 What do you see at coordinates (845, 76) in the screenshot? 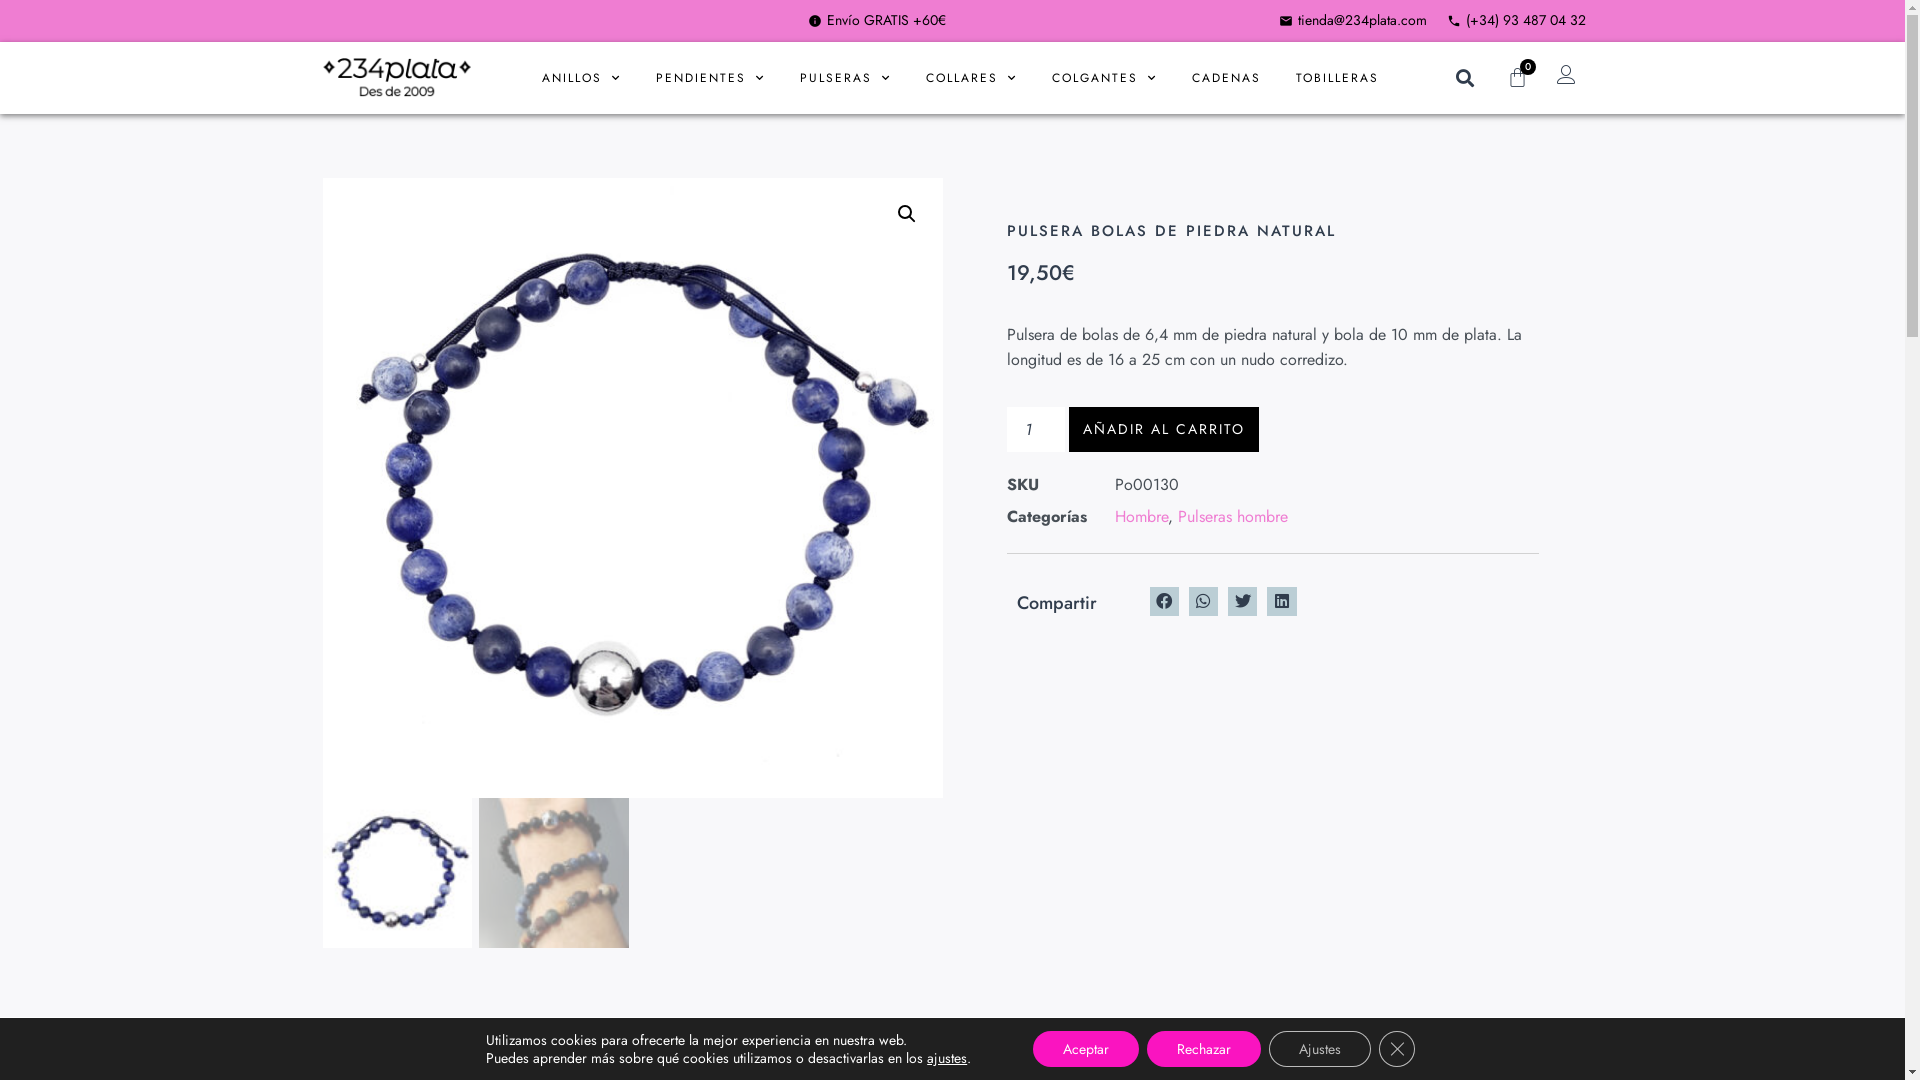
I see `'PULSERAS'` at bounding box center [845, 76].